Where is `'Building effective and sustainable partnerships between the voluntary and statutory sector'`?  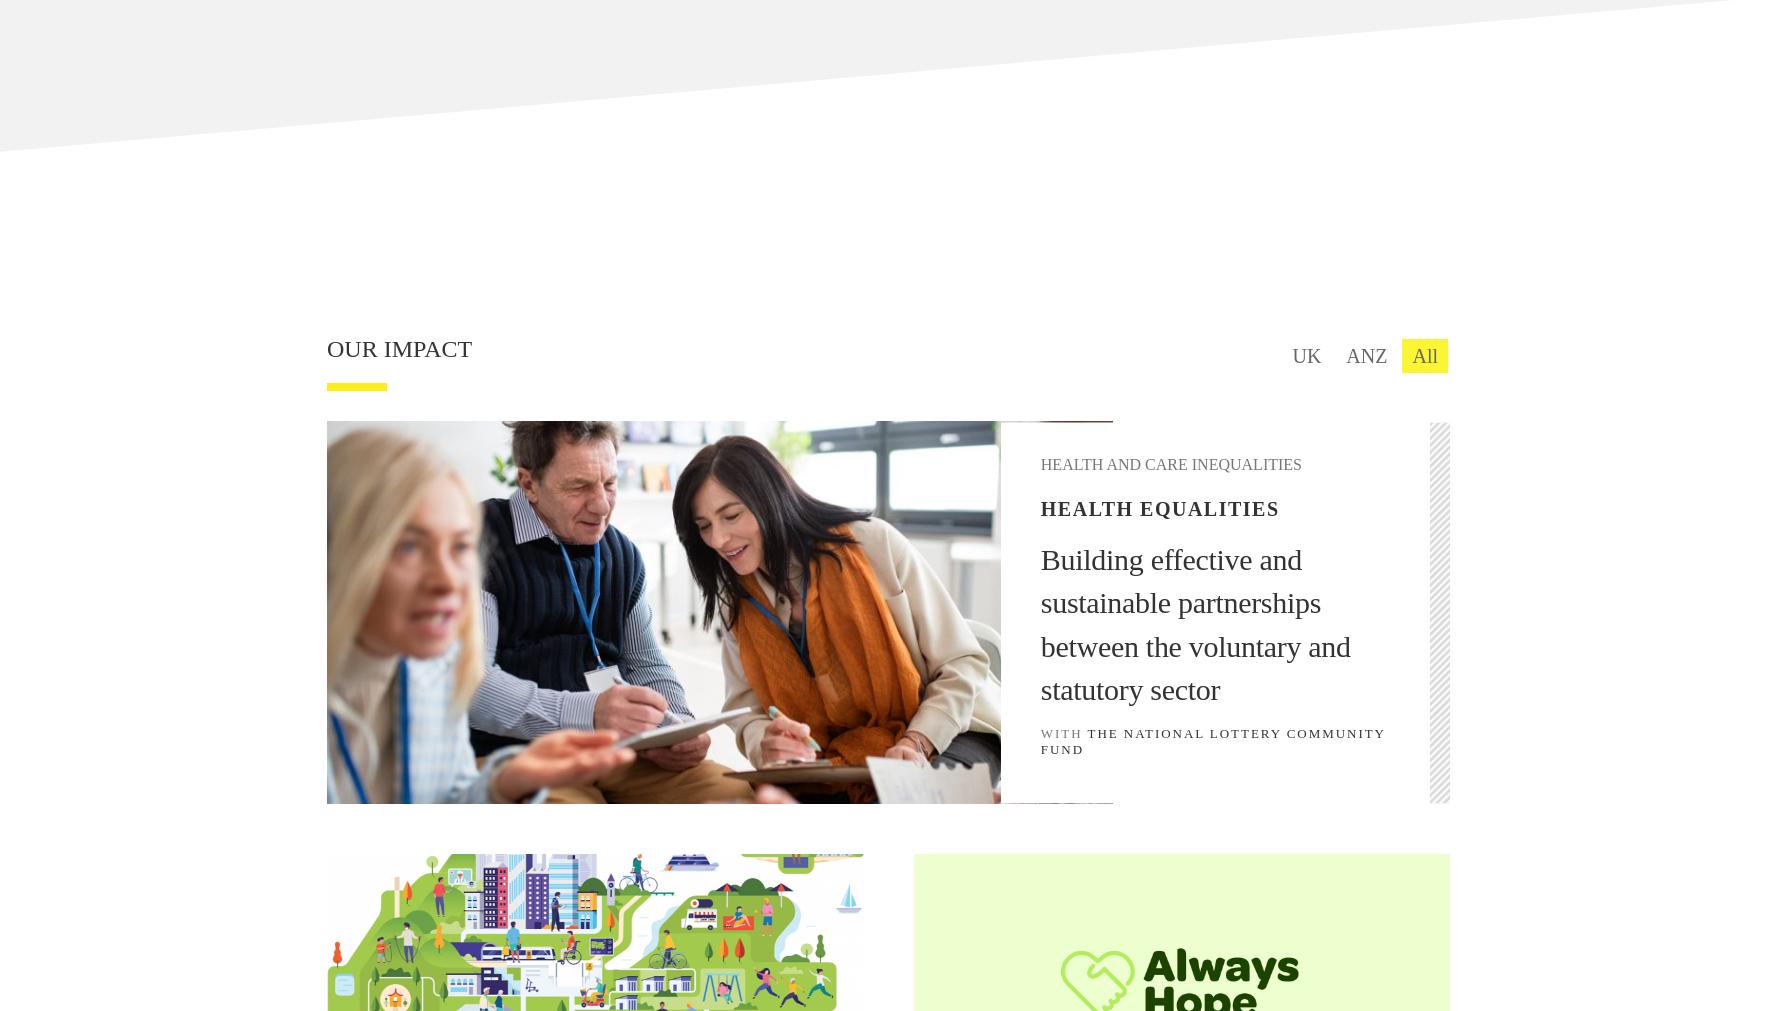 'Building effective and sustainable partnerships between the voluntary and statutory sector' is located at coordinates (1040, 623).